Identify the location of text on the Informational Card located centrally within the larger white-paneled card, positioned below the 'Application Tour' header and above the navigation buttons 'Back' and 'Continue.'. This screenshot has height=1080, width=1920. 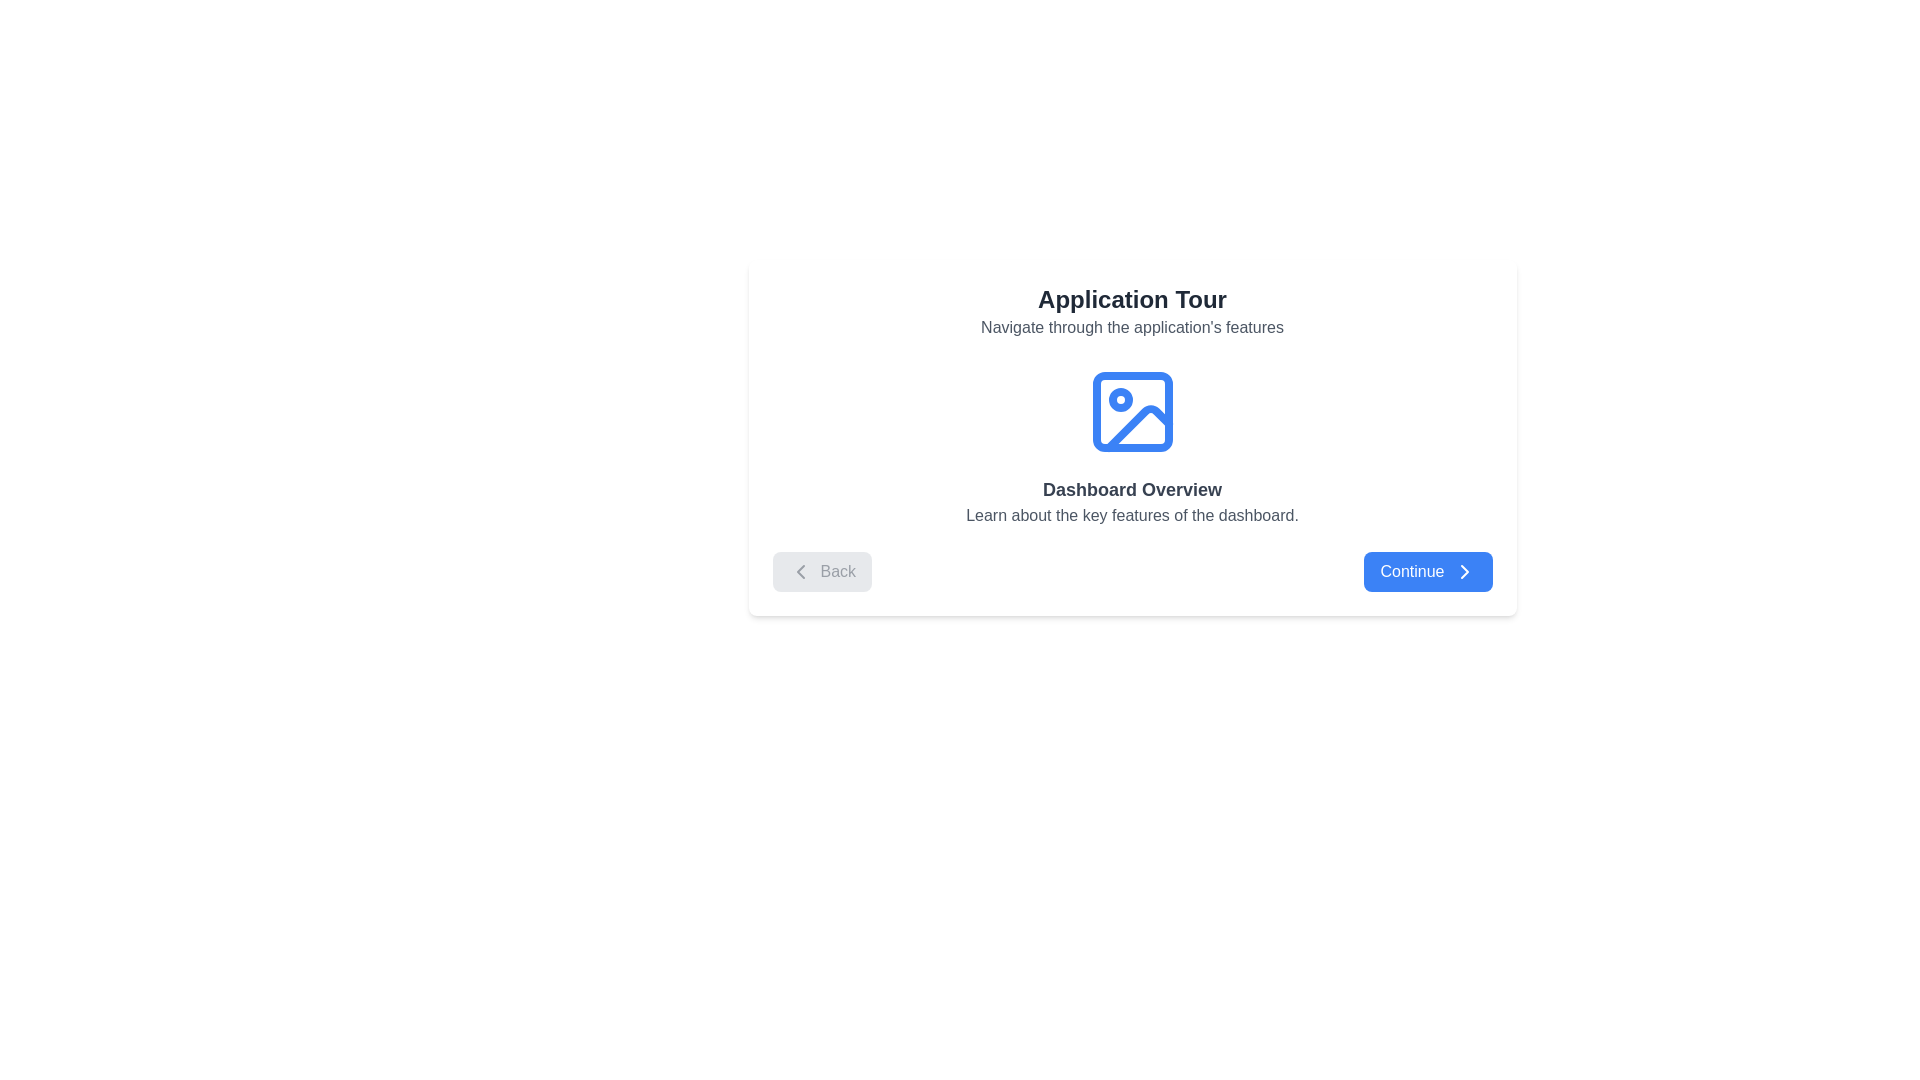
(1132, 445).